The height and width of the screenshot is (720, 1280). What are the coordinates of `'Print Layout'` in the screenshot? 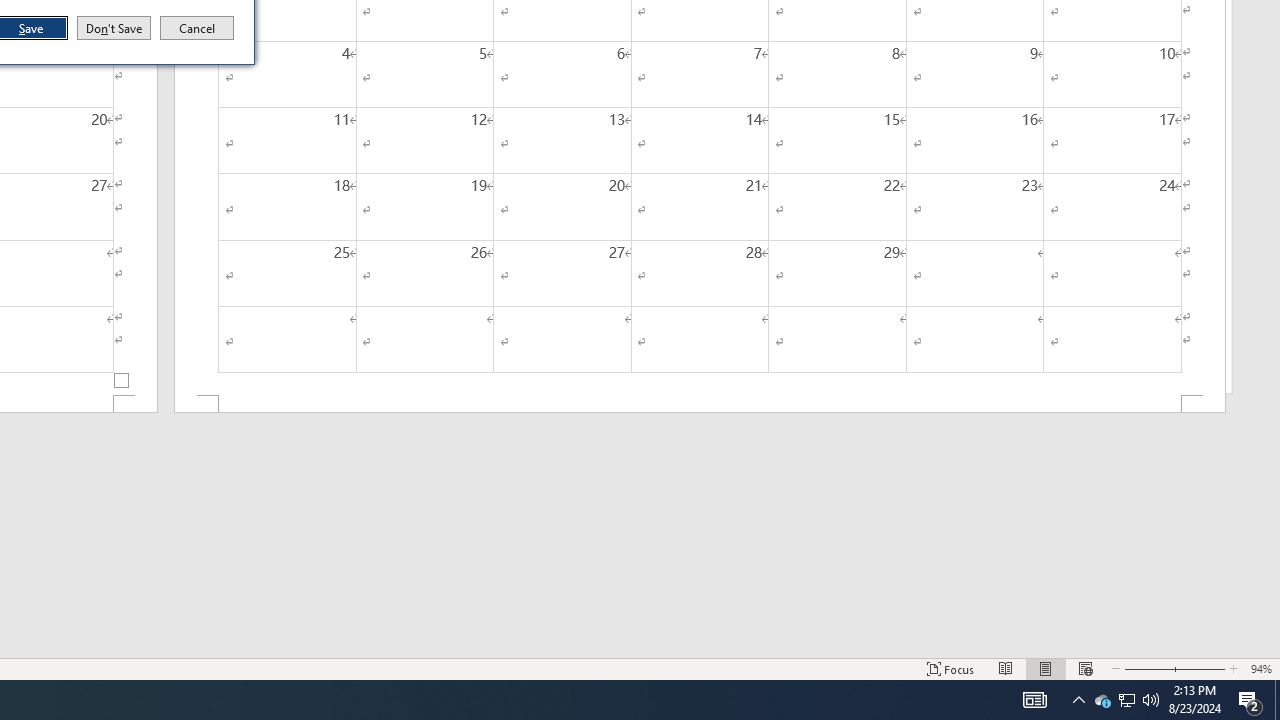 It's located at (1045, 669).